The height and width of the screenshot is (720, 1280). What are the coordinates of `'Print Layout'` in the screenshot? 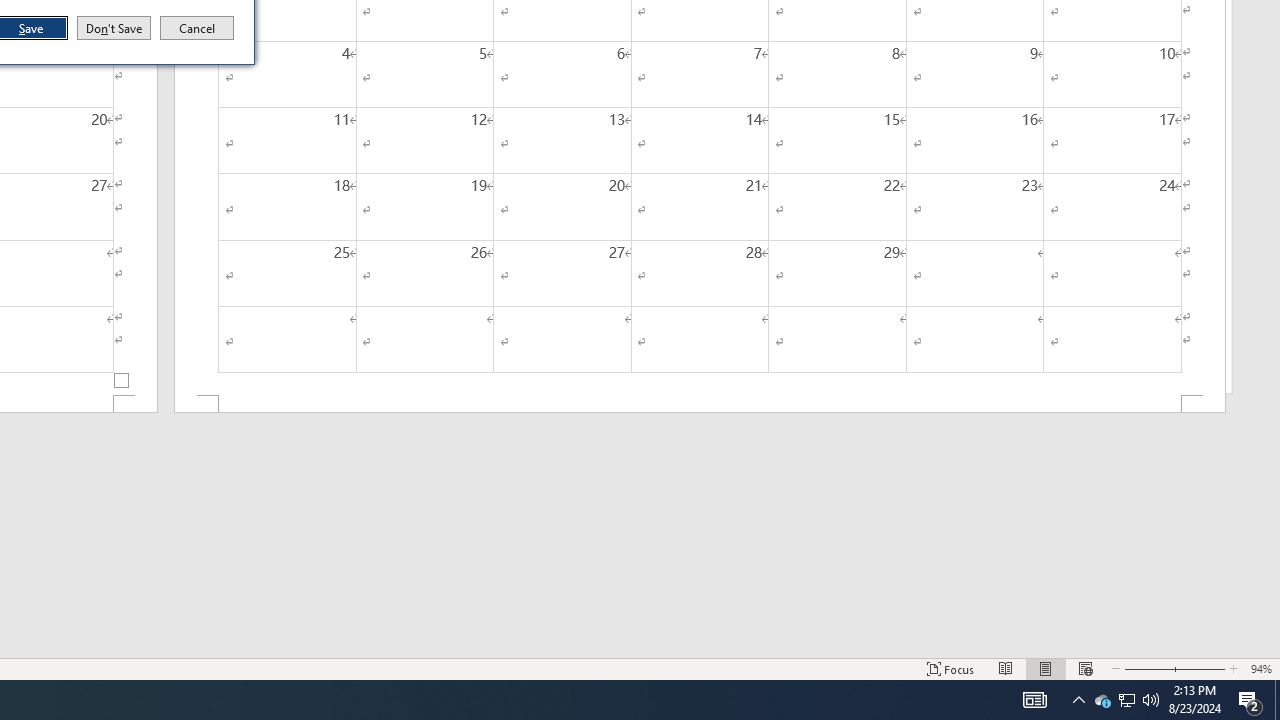 It's located at (1045, 669).